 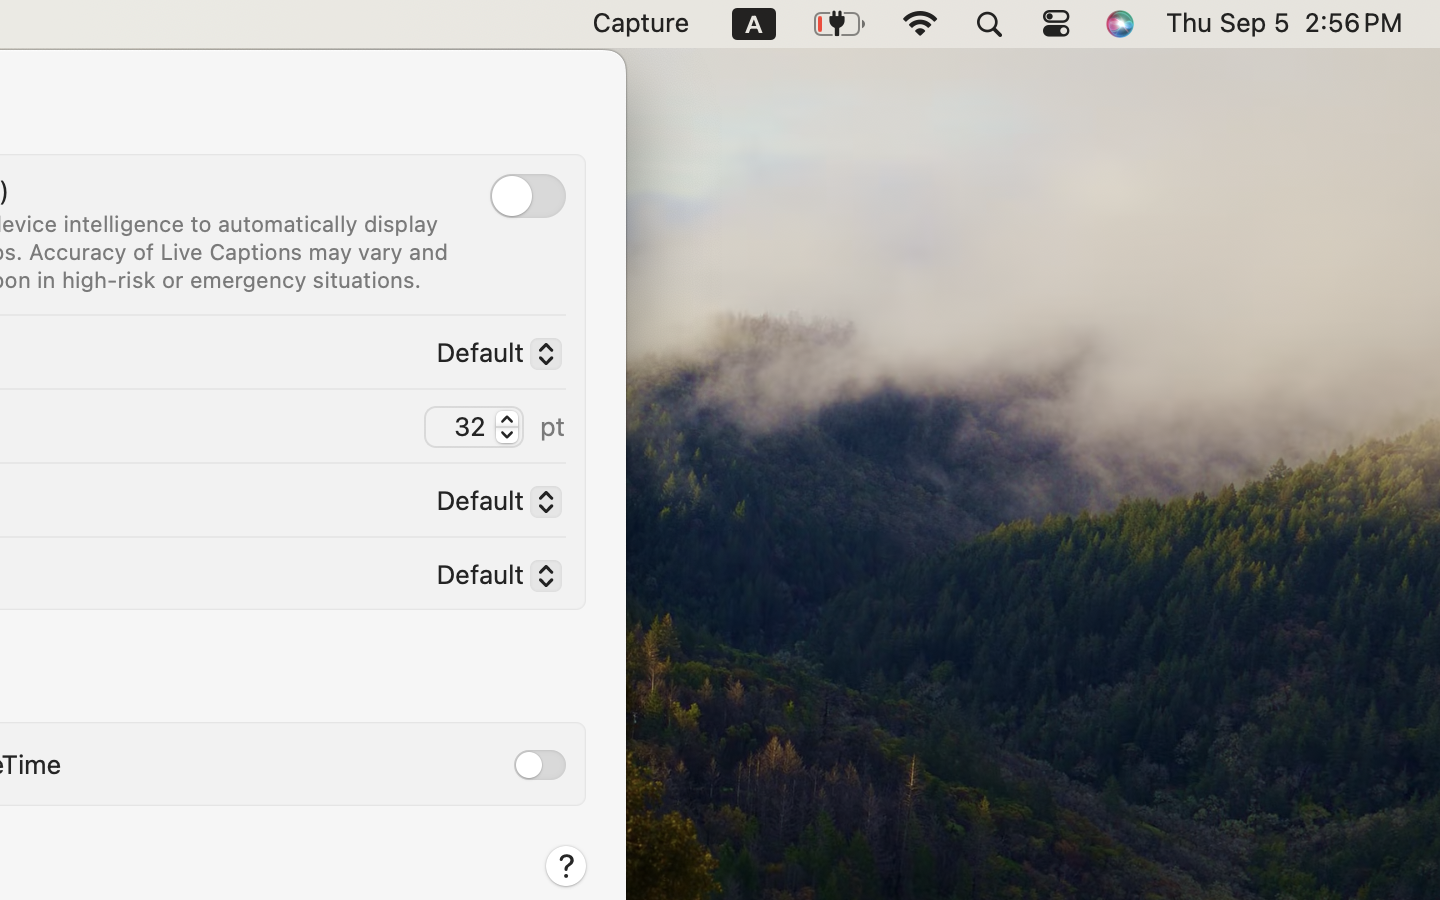 What do you see at coordinates (552, 425) in the screenshot?
I see `'pt'` at bounding box center [552, 425].